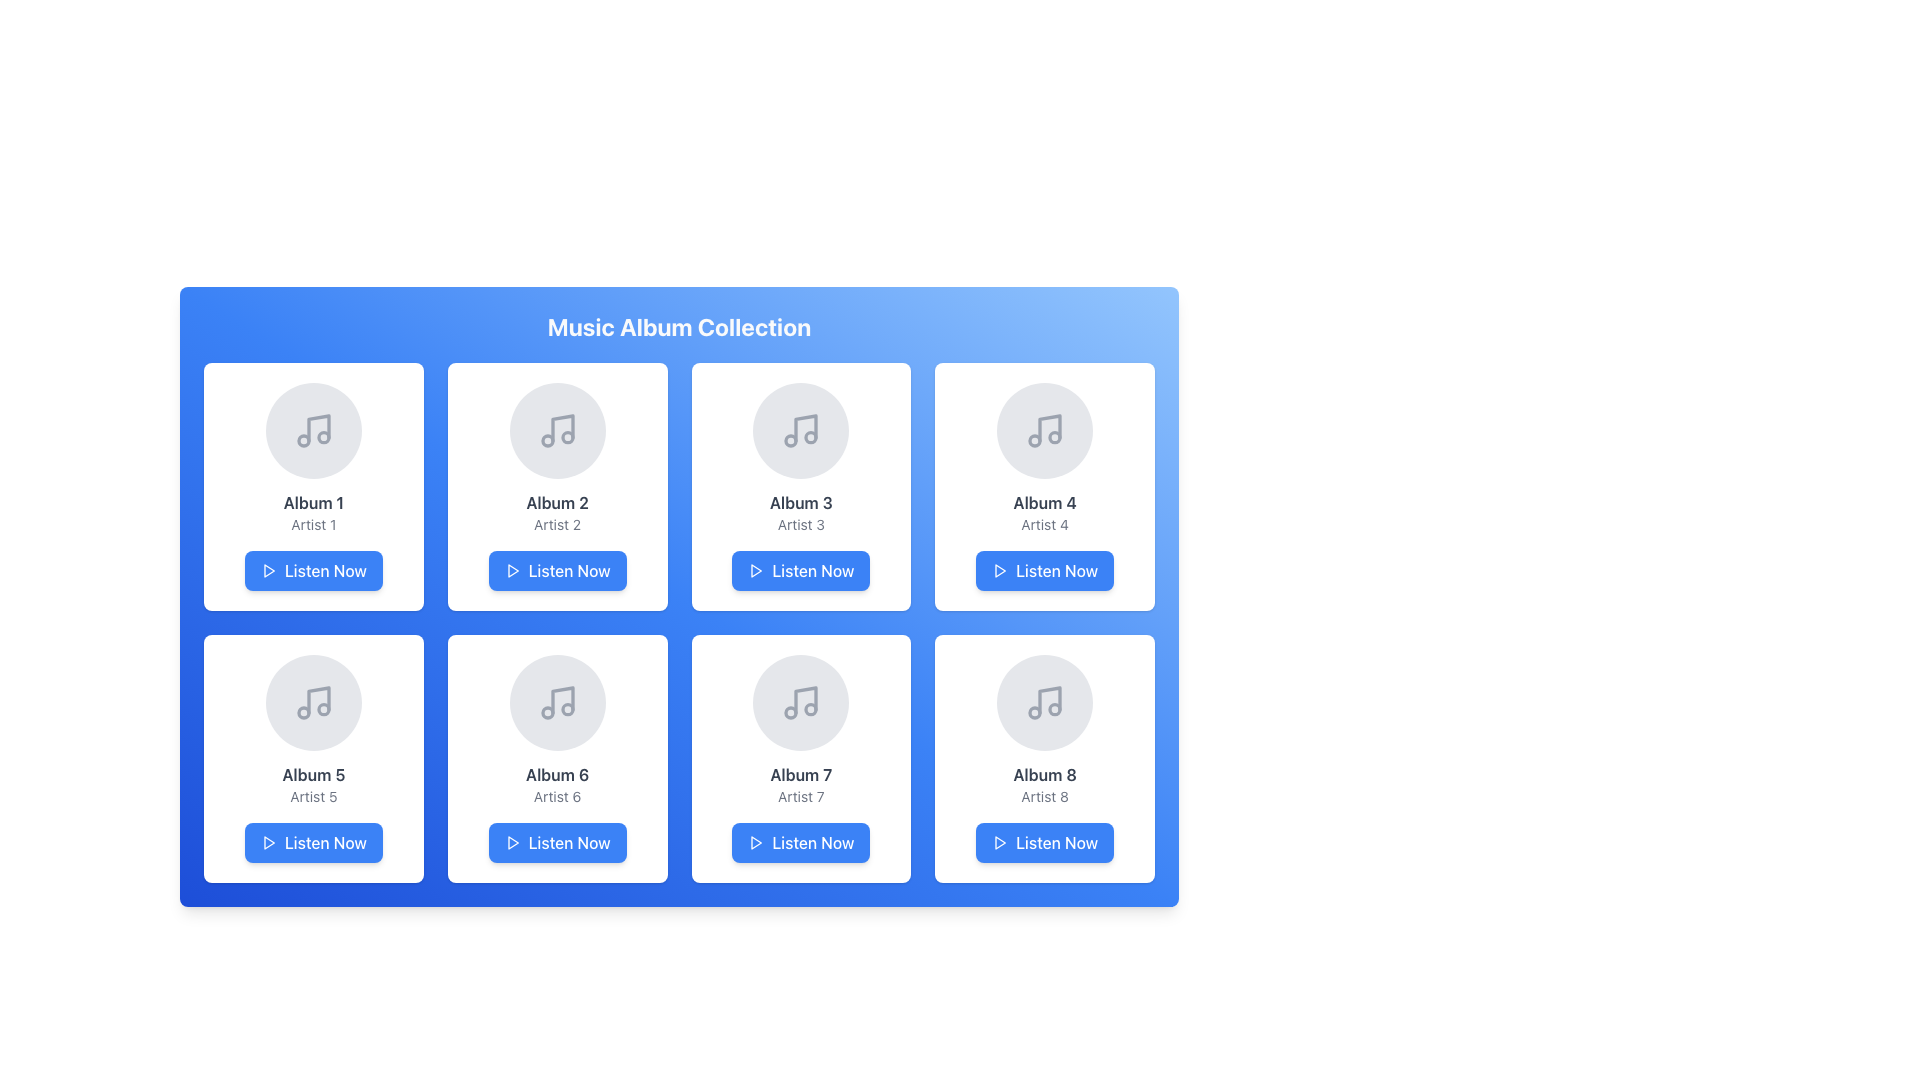 This screenshot has width=1920, height=1080. What do you see at coordinates (1000, 843) in the screenshot?
I see `the Play icon located within the 'Listen Now' button at the bottom of the album panel for 'Album 8 - Artist 8'` at bounding box center [1000, 843].